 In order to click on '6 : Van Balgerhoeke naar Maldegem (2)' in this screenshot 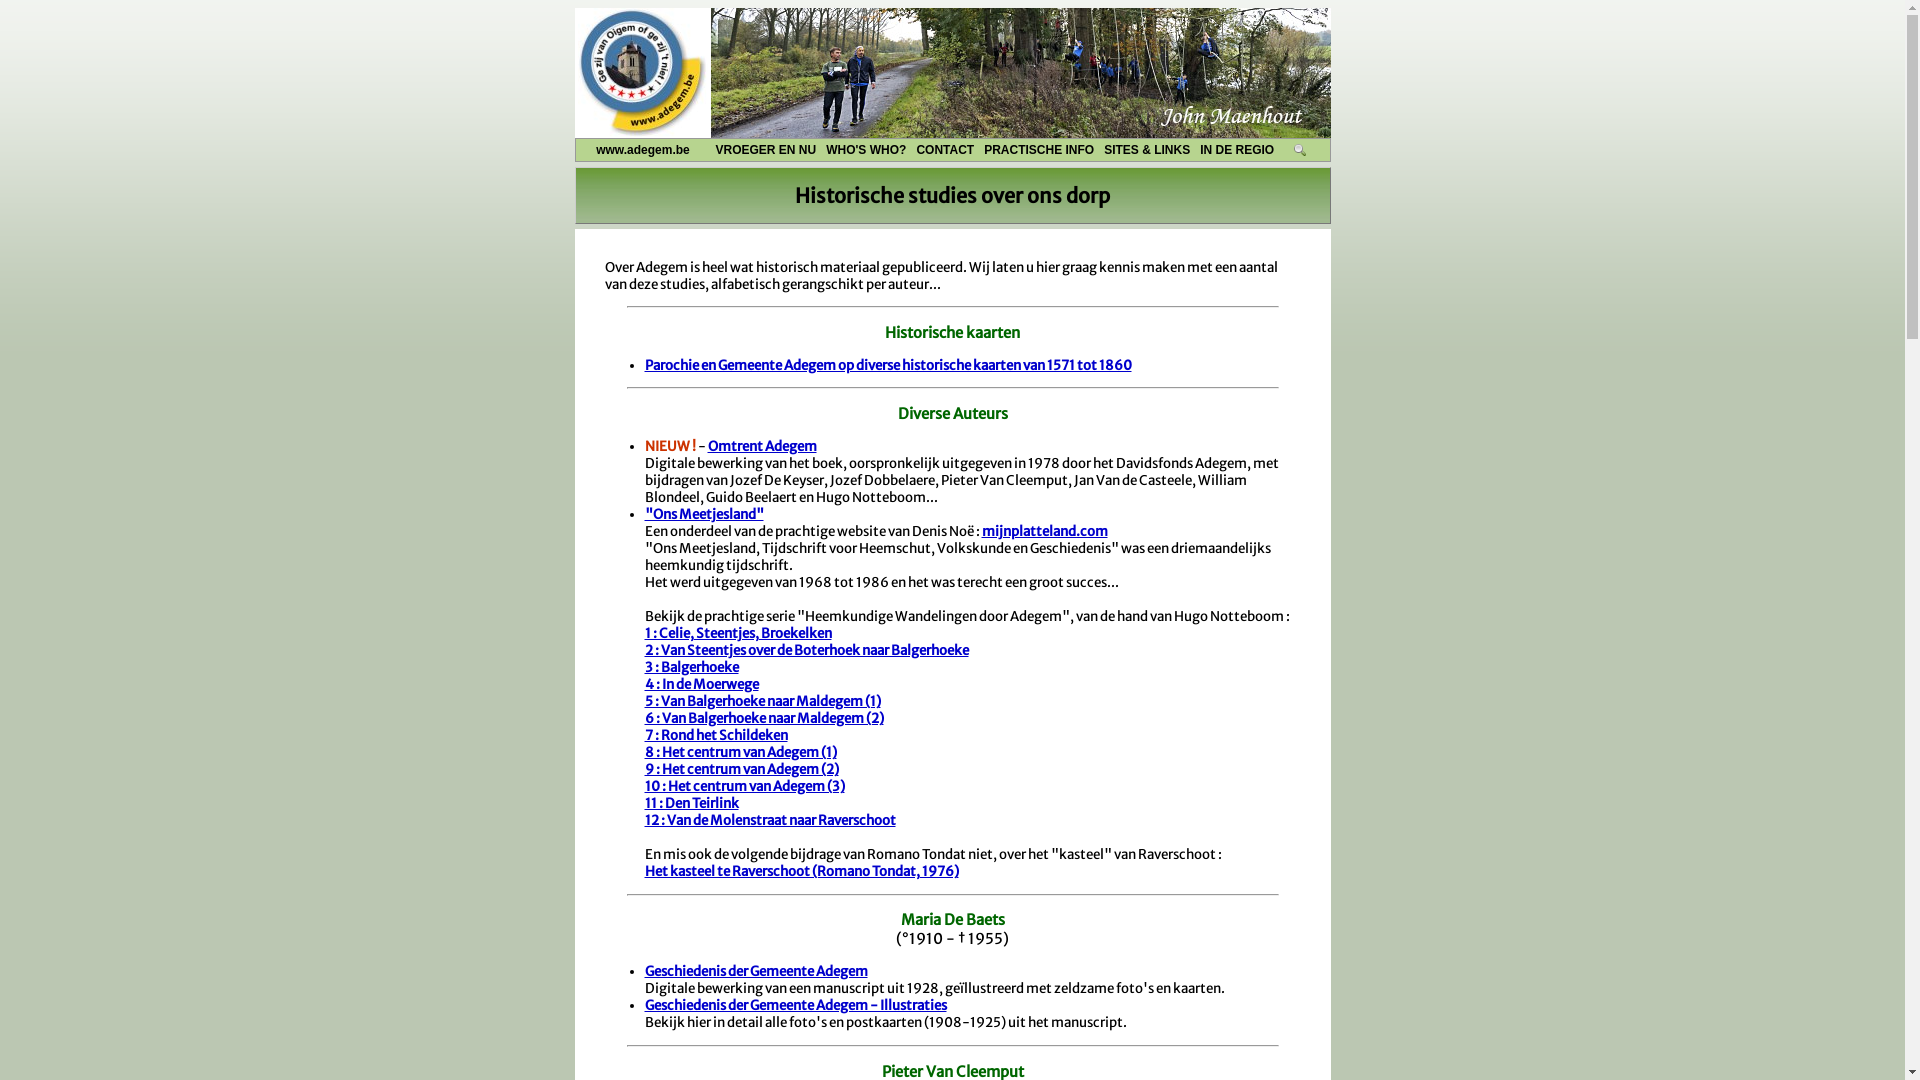, I will do `click(643, 717)`.